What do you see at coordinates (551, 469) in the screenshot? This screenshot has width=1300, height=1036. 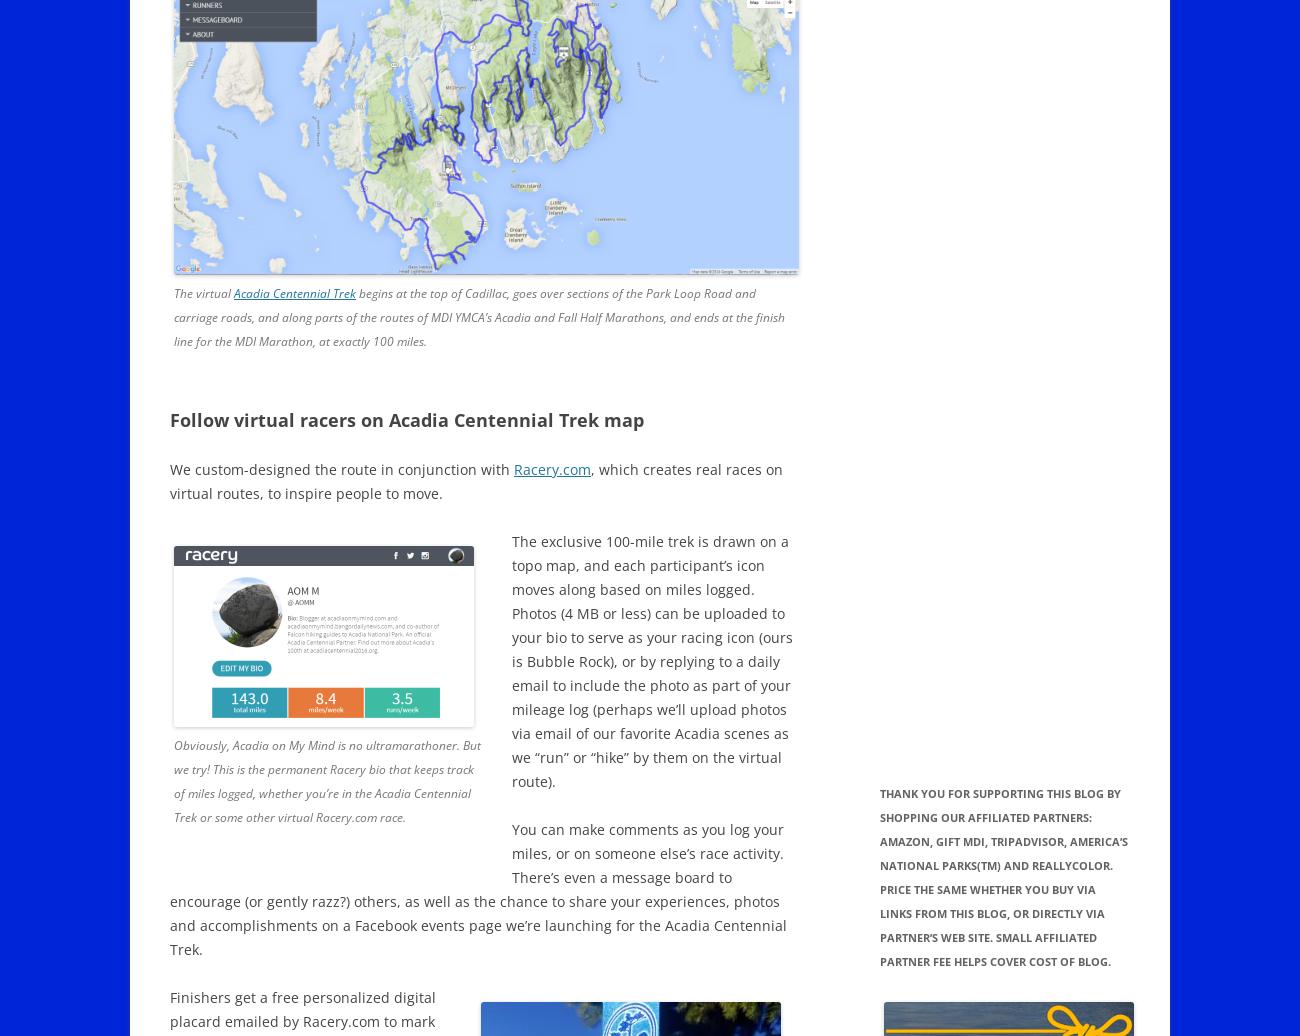 I see `'Racery.com'` at bounding box center [551, 469].